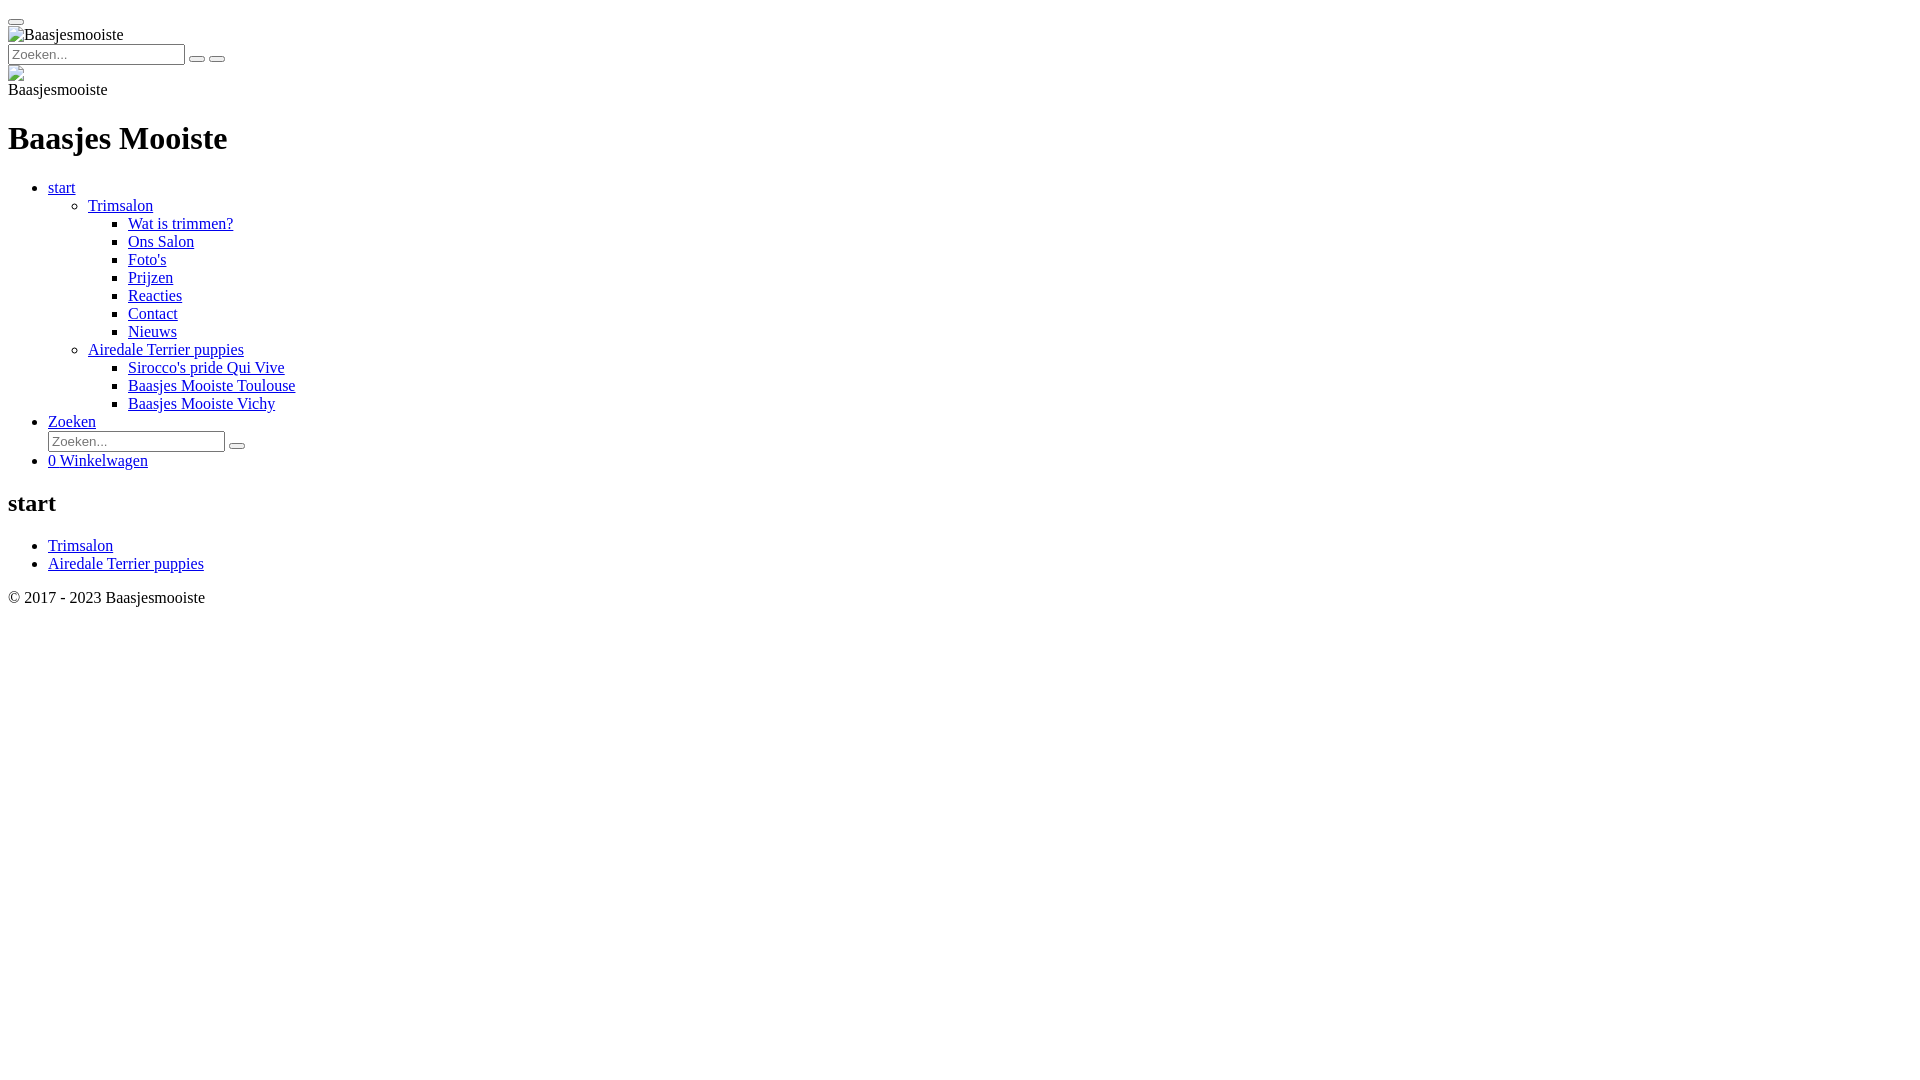  Describe the element at coordinates (119, 205) in the screenshot. I see `'Trimsalon'` at that location.